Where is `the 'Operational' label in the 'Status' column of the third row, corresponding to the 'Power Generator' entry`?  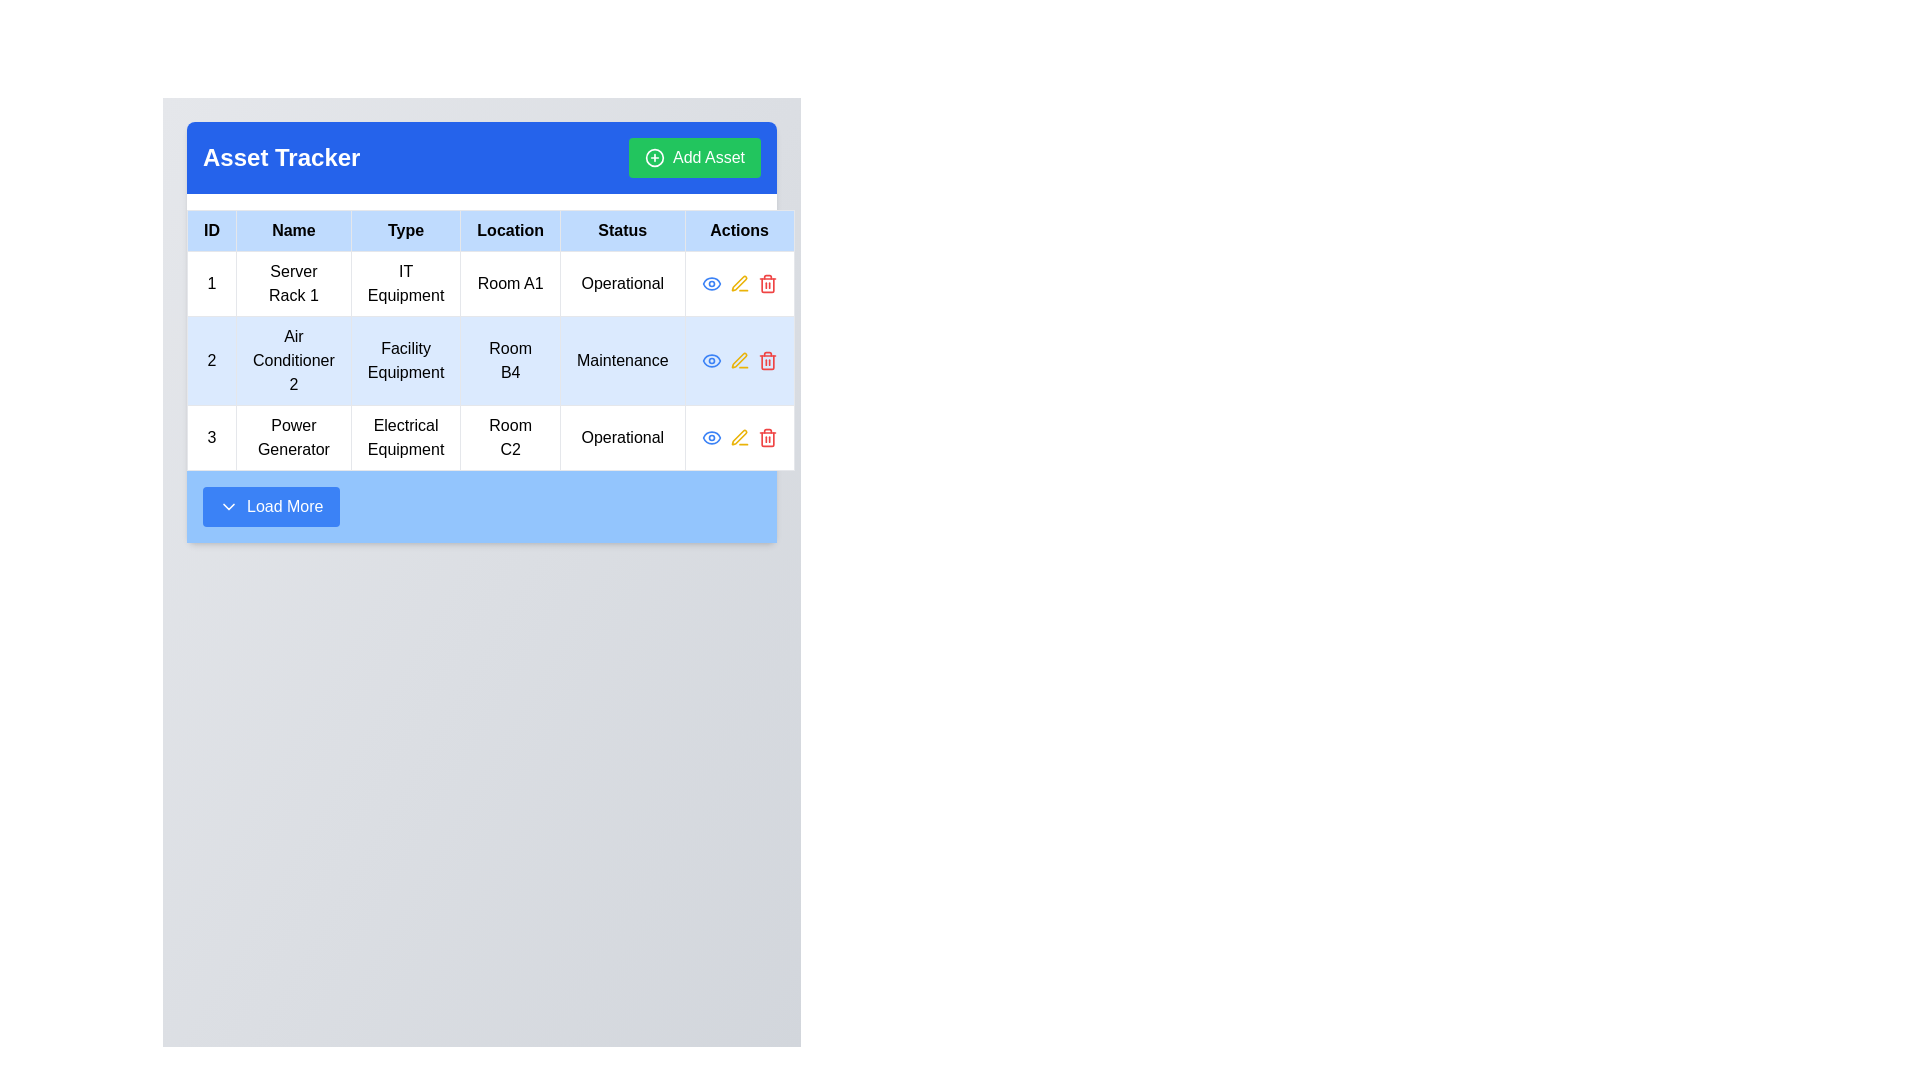 the 'Operational' label in the 'Status' column of the third row, corresponding to the 'Power Generator' entry is located at coordinates (621, 437).